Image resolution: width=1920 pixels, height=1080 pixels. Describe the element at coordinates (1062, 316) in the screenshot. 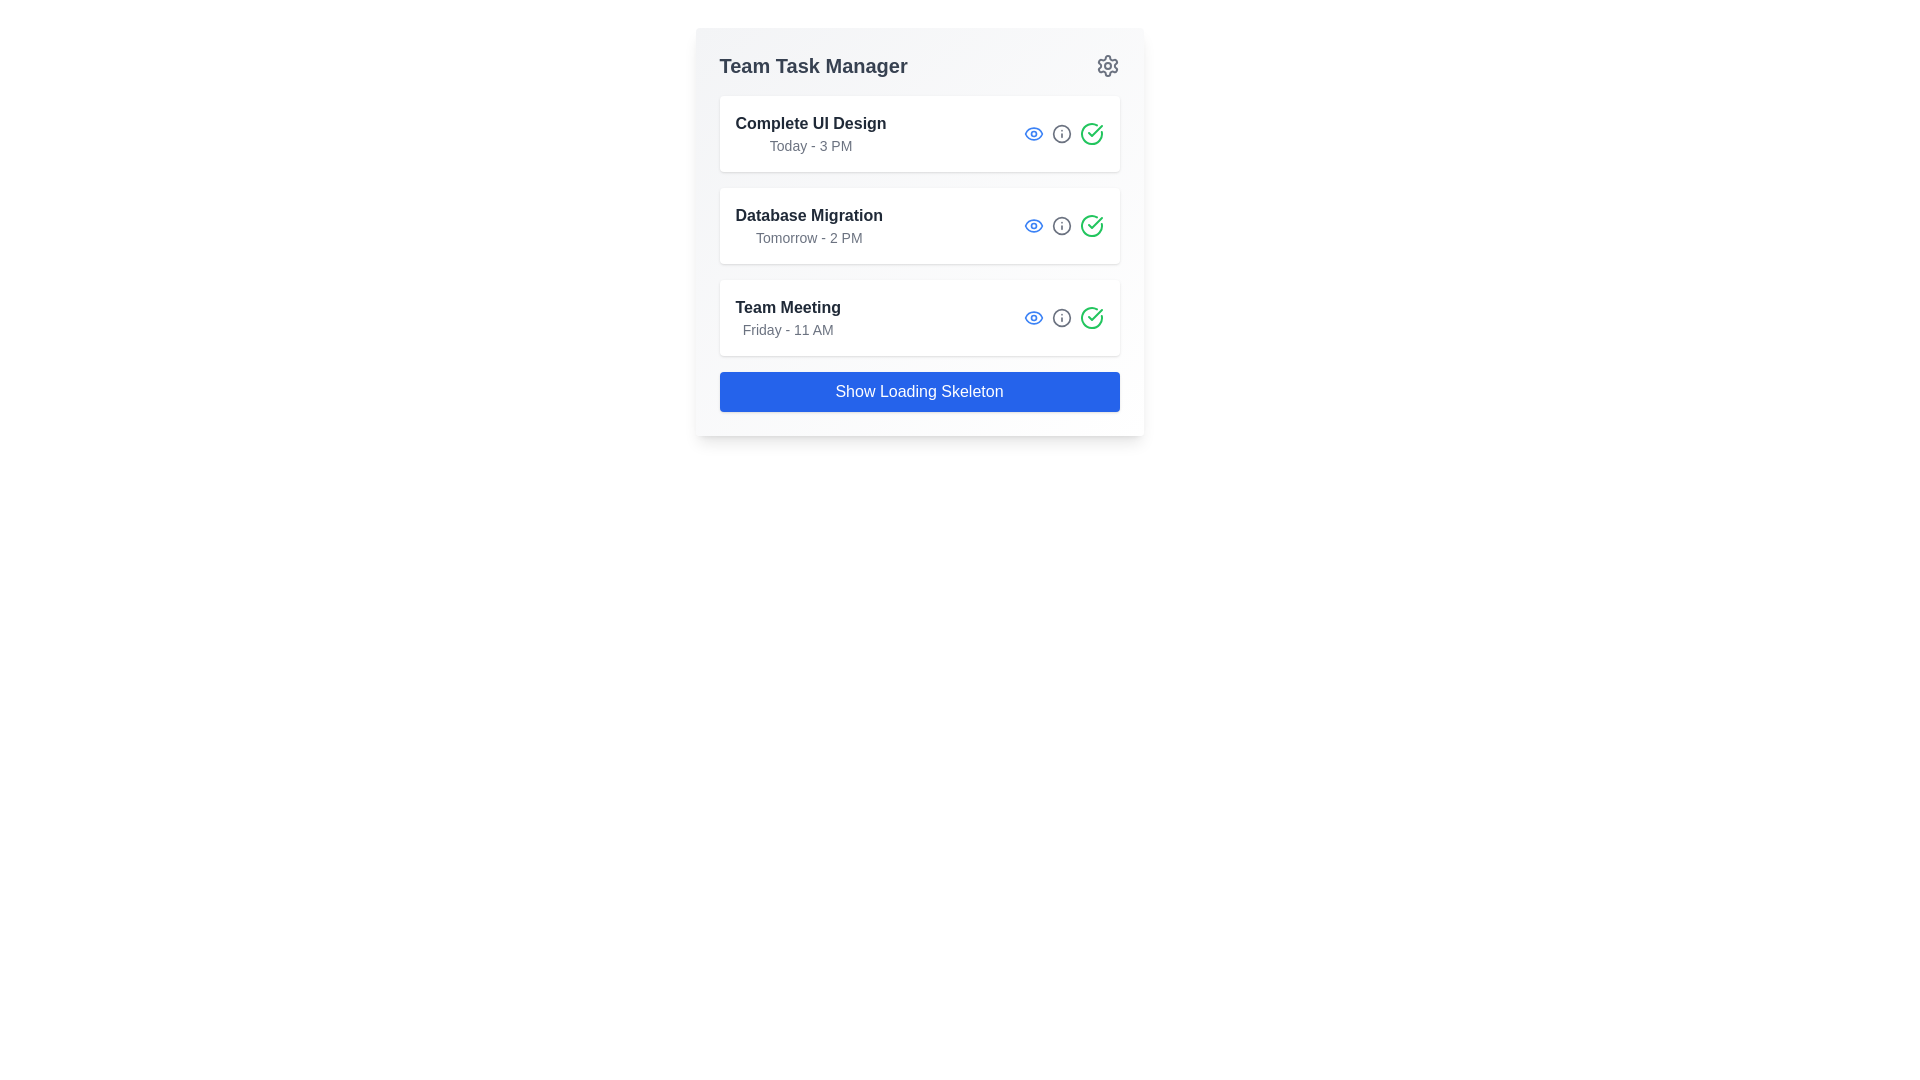

I see `the middle circular icon with an inner dot in the 'Team Meeting' section of the task card for action` at that location.